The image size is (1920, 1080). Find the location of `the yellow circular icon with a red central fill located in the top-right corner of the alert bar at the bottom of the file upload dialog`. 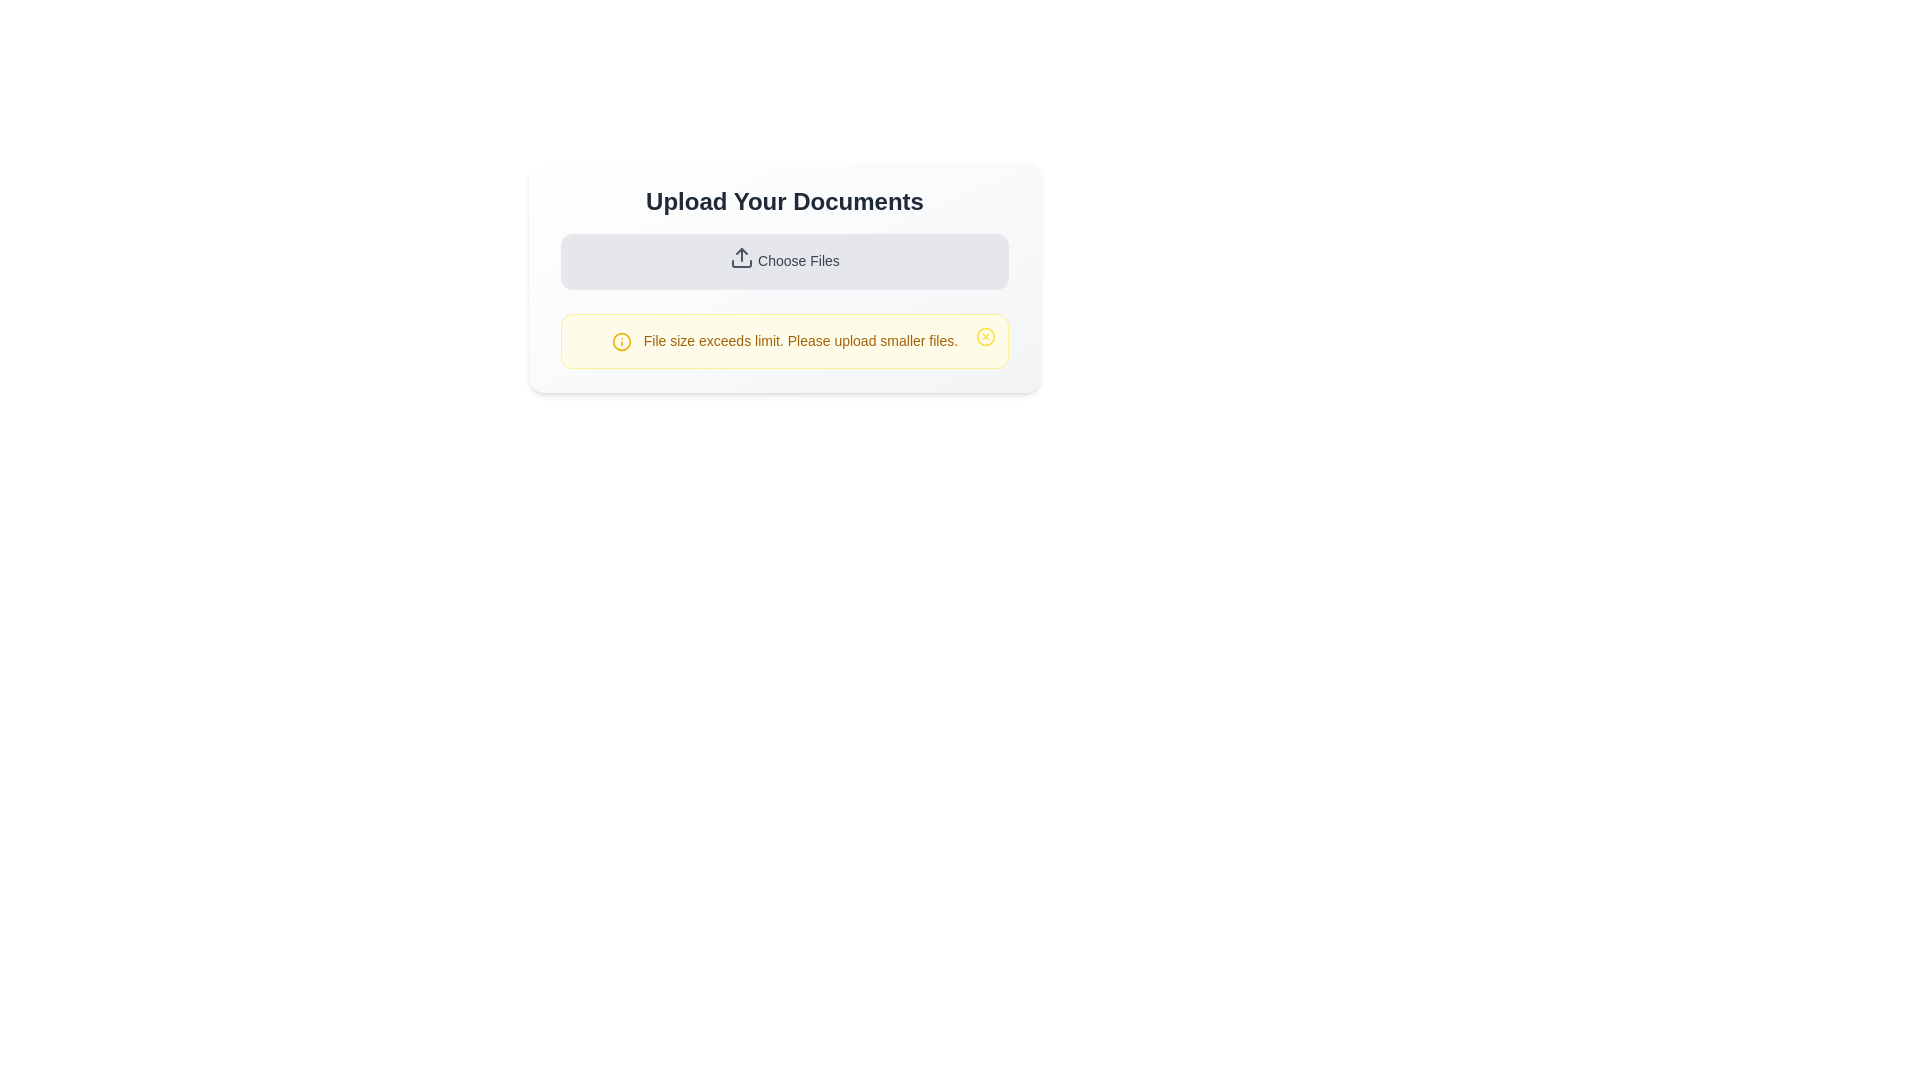

the yellow circular icon with a red central fill located in the top-right corner of the alert bar at the bottom of the file upload dialog is located at coordinates (985, 335).